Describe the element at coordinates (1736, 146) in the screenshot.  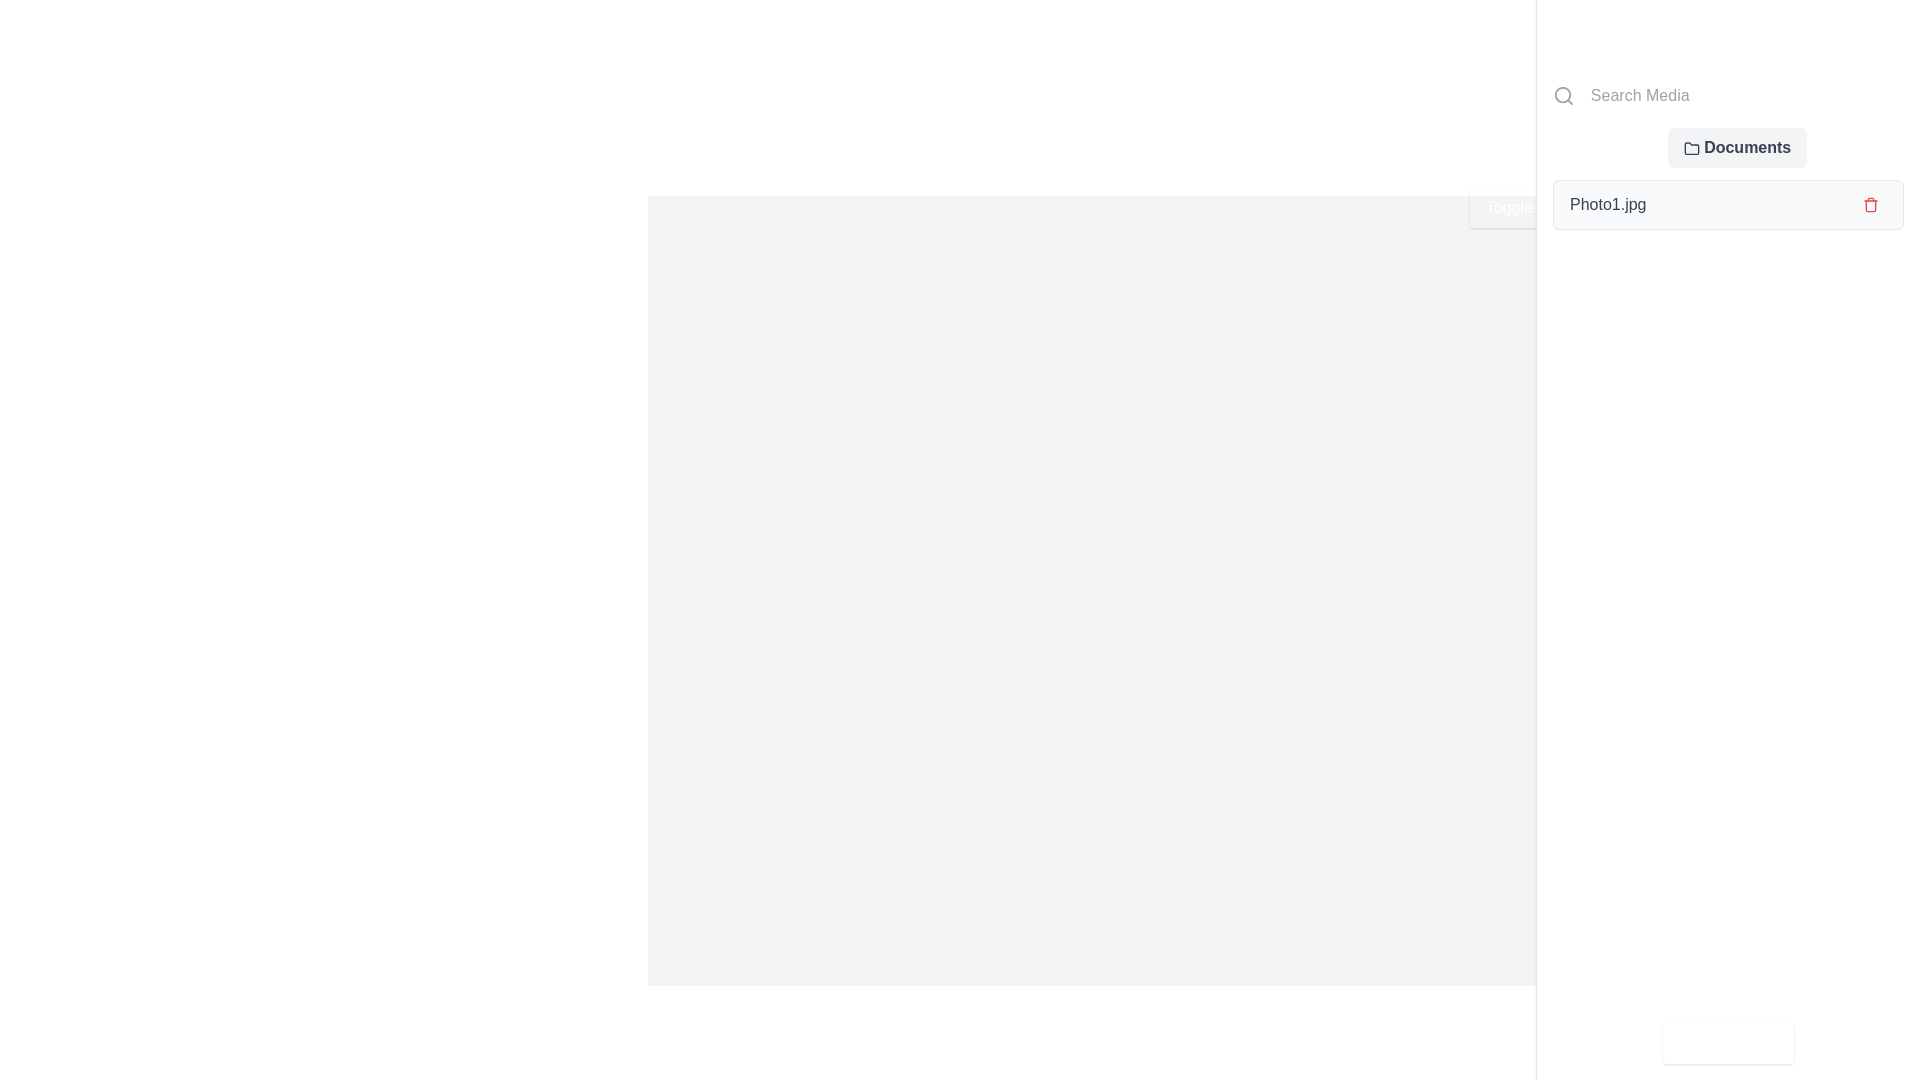
I see `the 'Documents' button located` at that location.